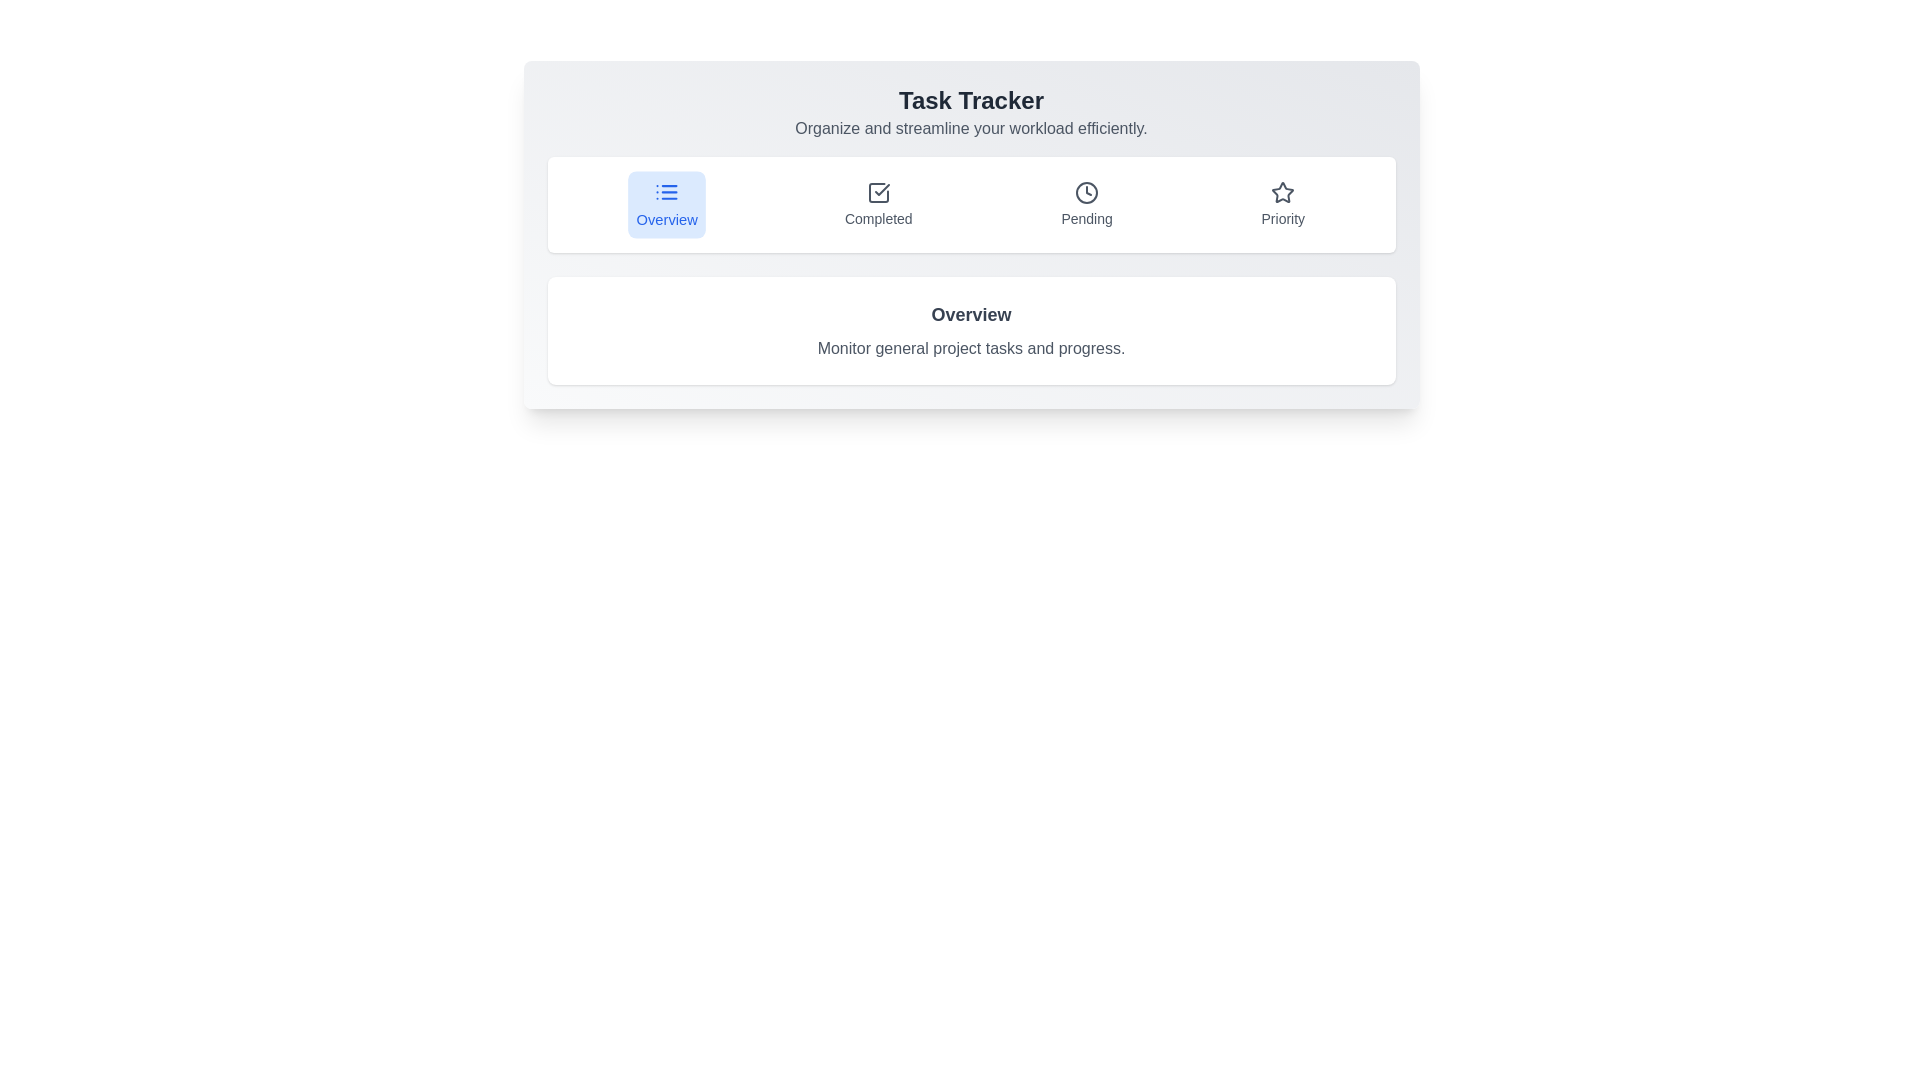 This screenshot has height=1080, width=1920. I want to click on the Pending tab to view its content, so click(1085, 204).